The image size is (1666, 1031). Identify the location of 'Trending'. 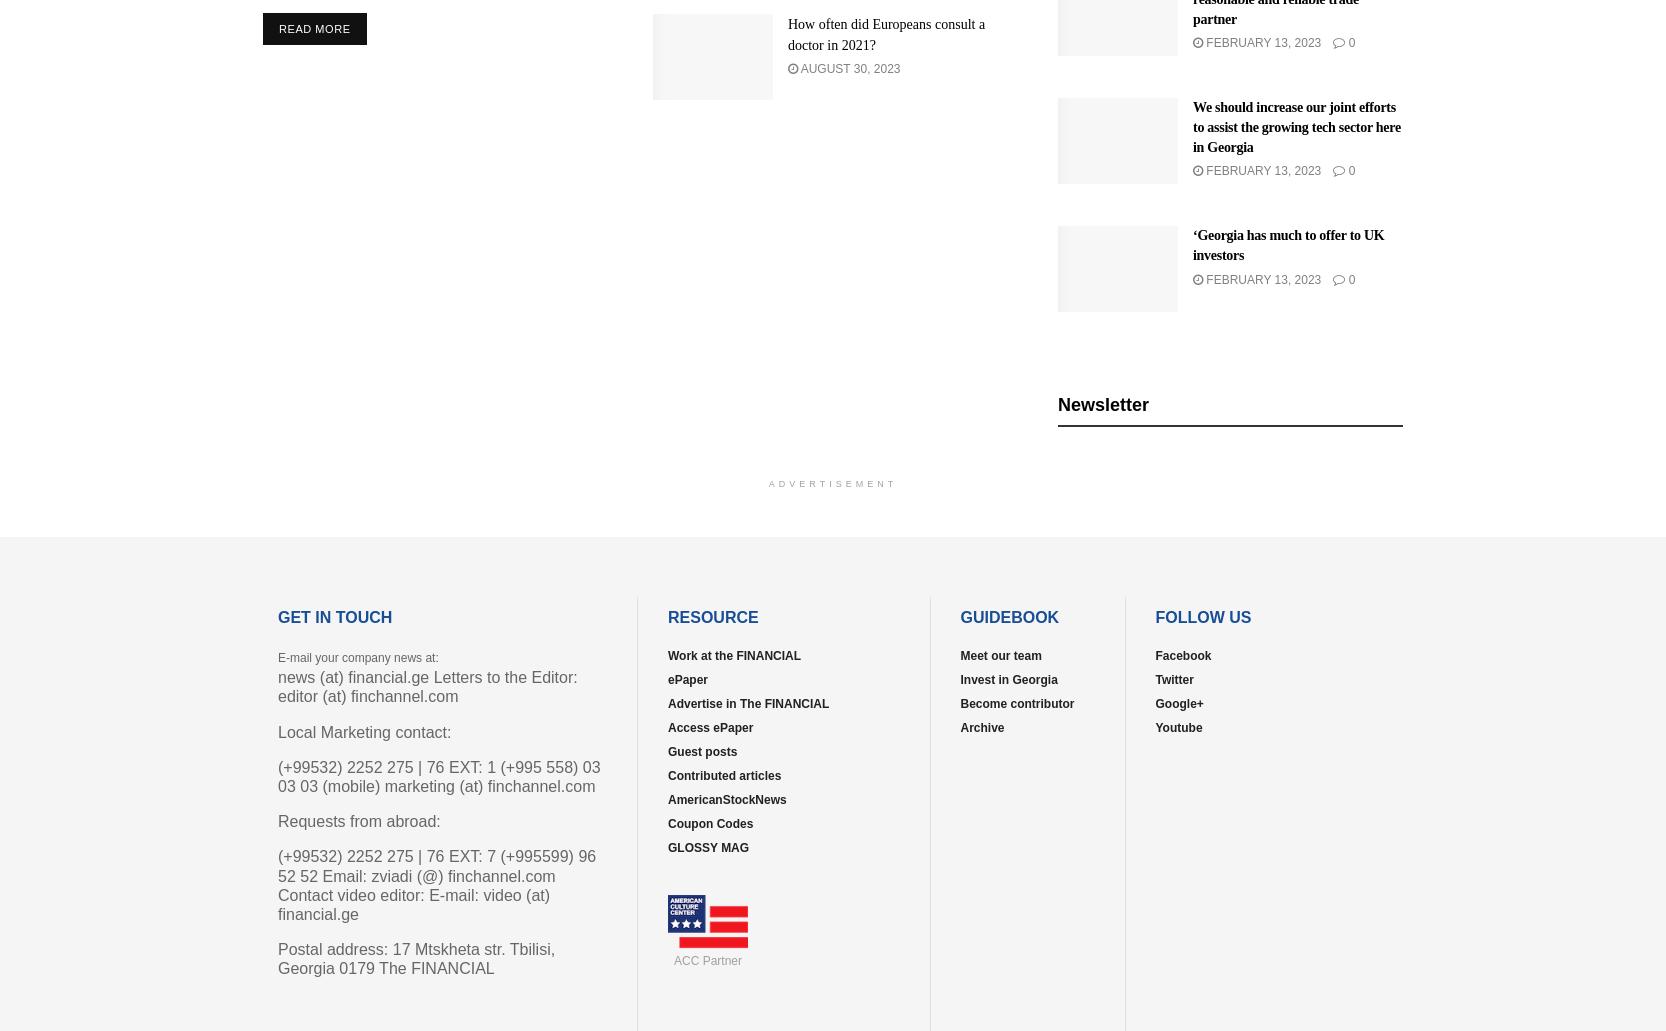
(1088, 707).